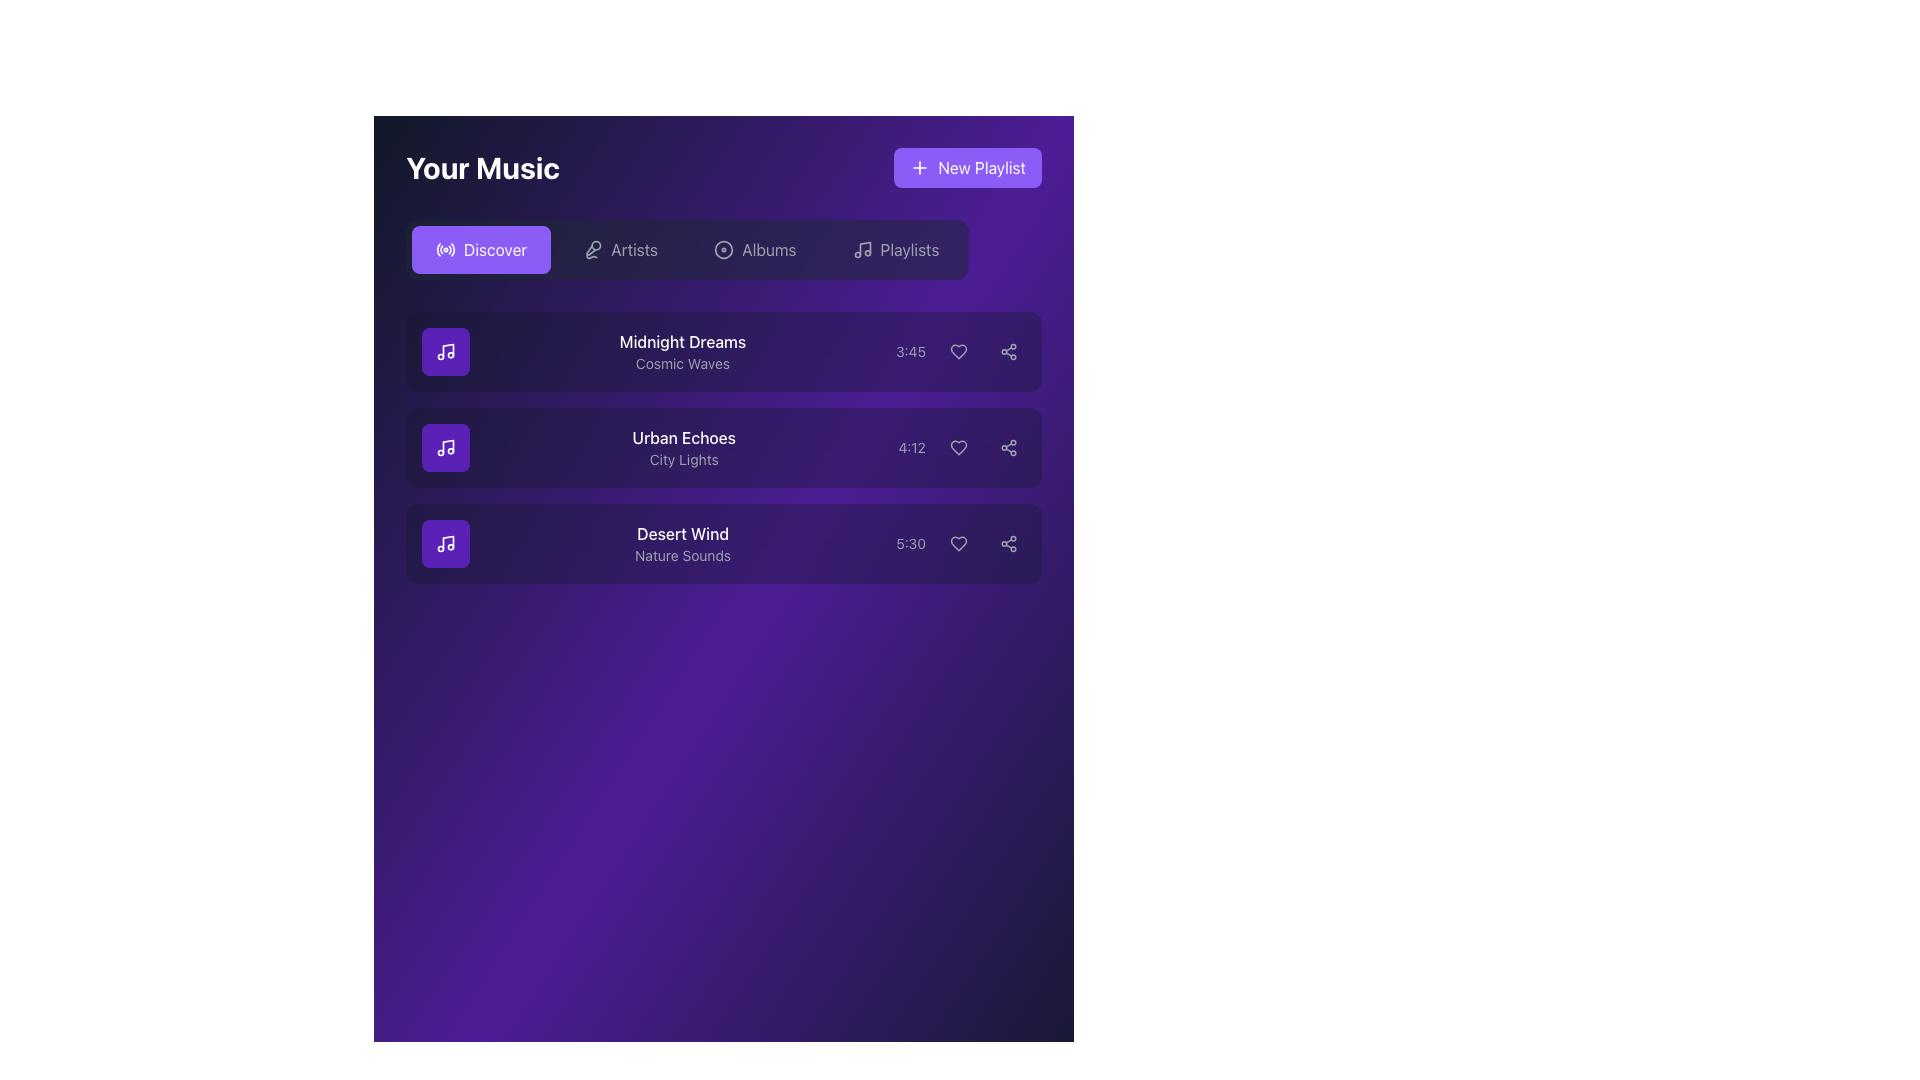 This screenshot has width=1920, height=1080. Describe the element at coordinates (768, 249) in the screenshot. I see `the 'Albums' text label, which serves as a navigation option for managing music albums` at that location.